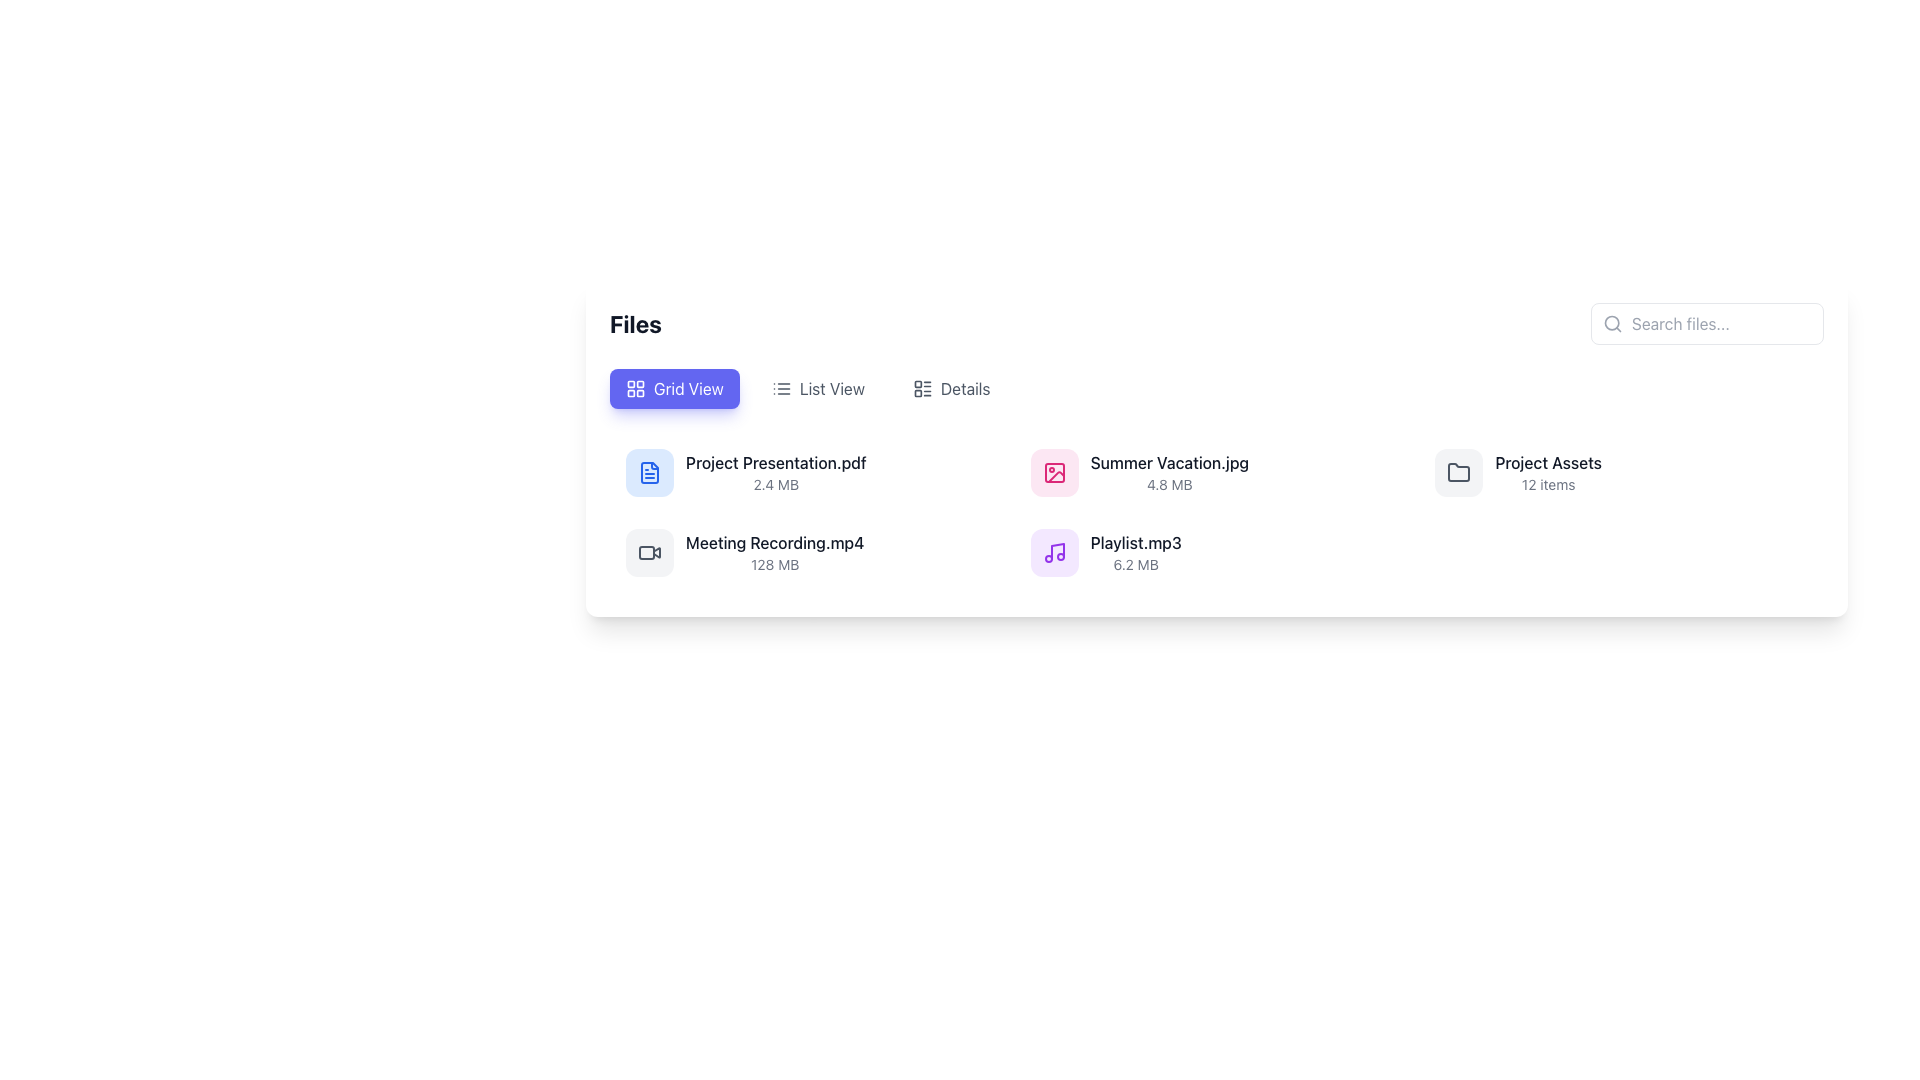  Describe the element at coordinates (780, 389) in the screenshot. I see `the 'List View' icon located inside the 'List View' button, which is positioned between the 'Grid View' and 'Details' buttons in the file-display interface` at that location.